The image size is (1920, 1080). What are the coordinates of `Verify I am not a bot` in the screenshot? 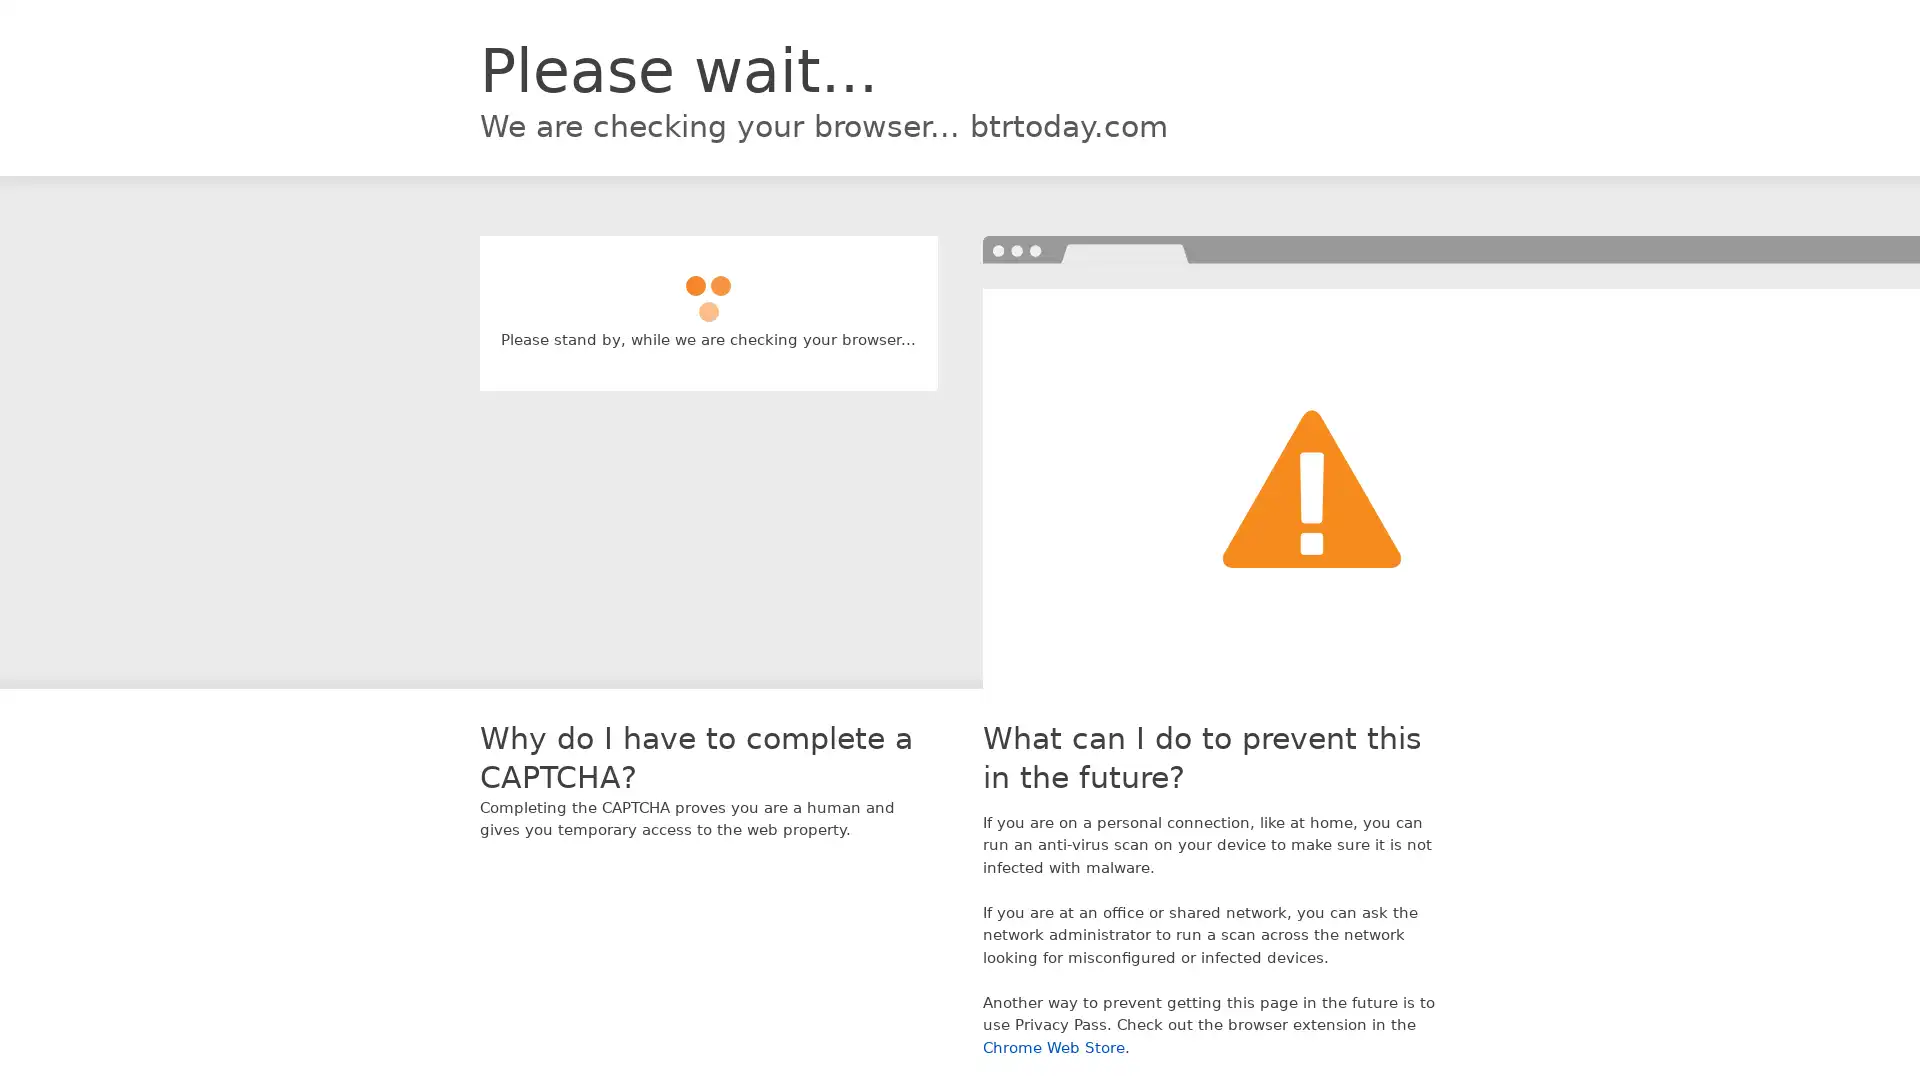 It's located at (708, 289).